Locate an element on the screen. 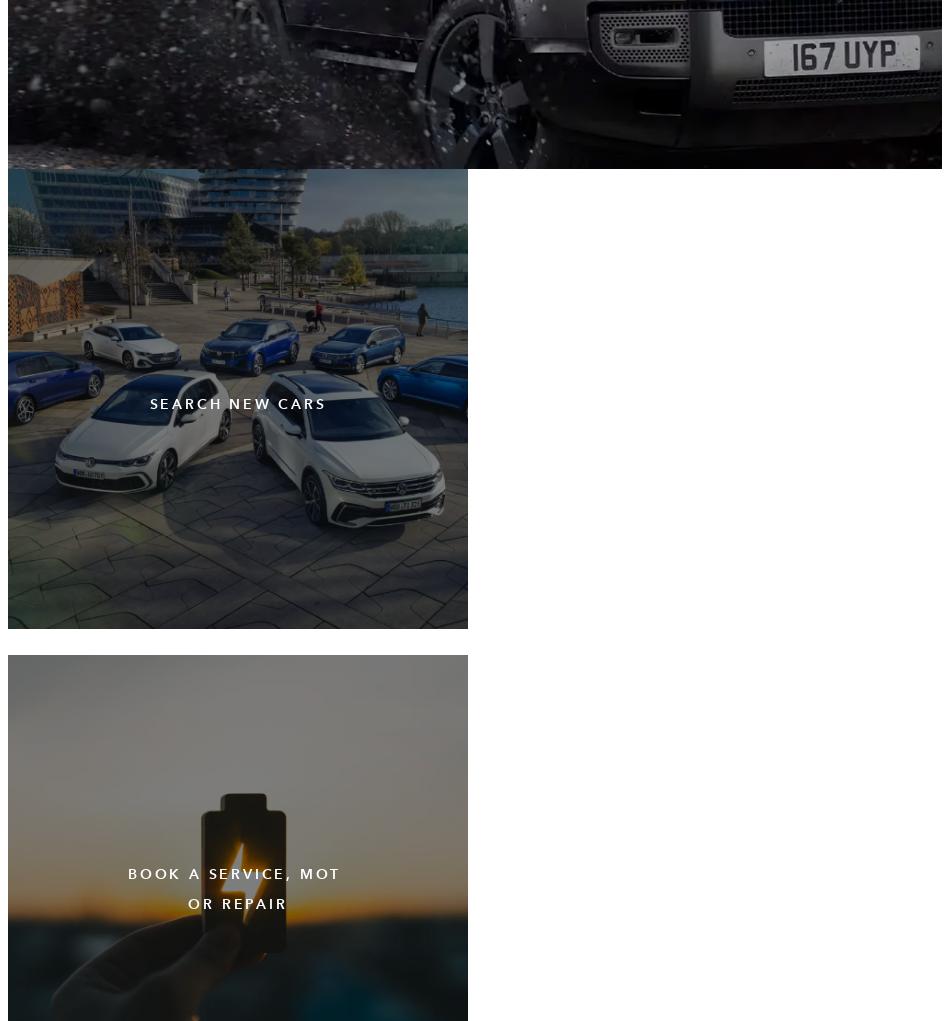  'Registered in England and Wales' is located at coordinates (7, 628).